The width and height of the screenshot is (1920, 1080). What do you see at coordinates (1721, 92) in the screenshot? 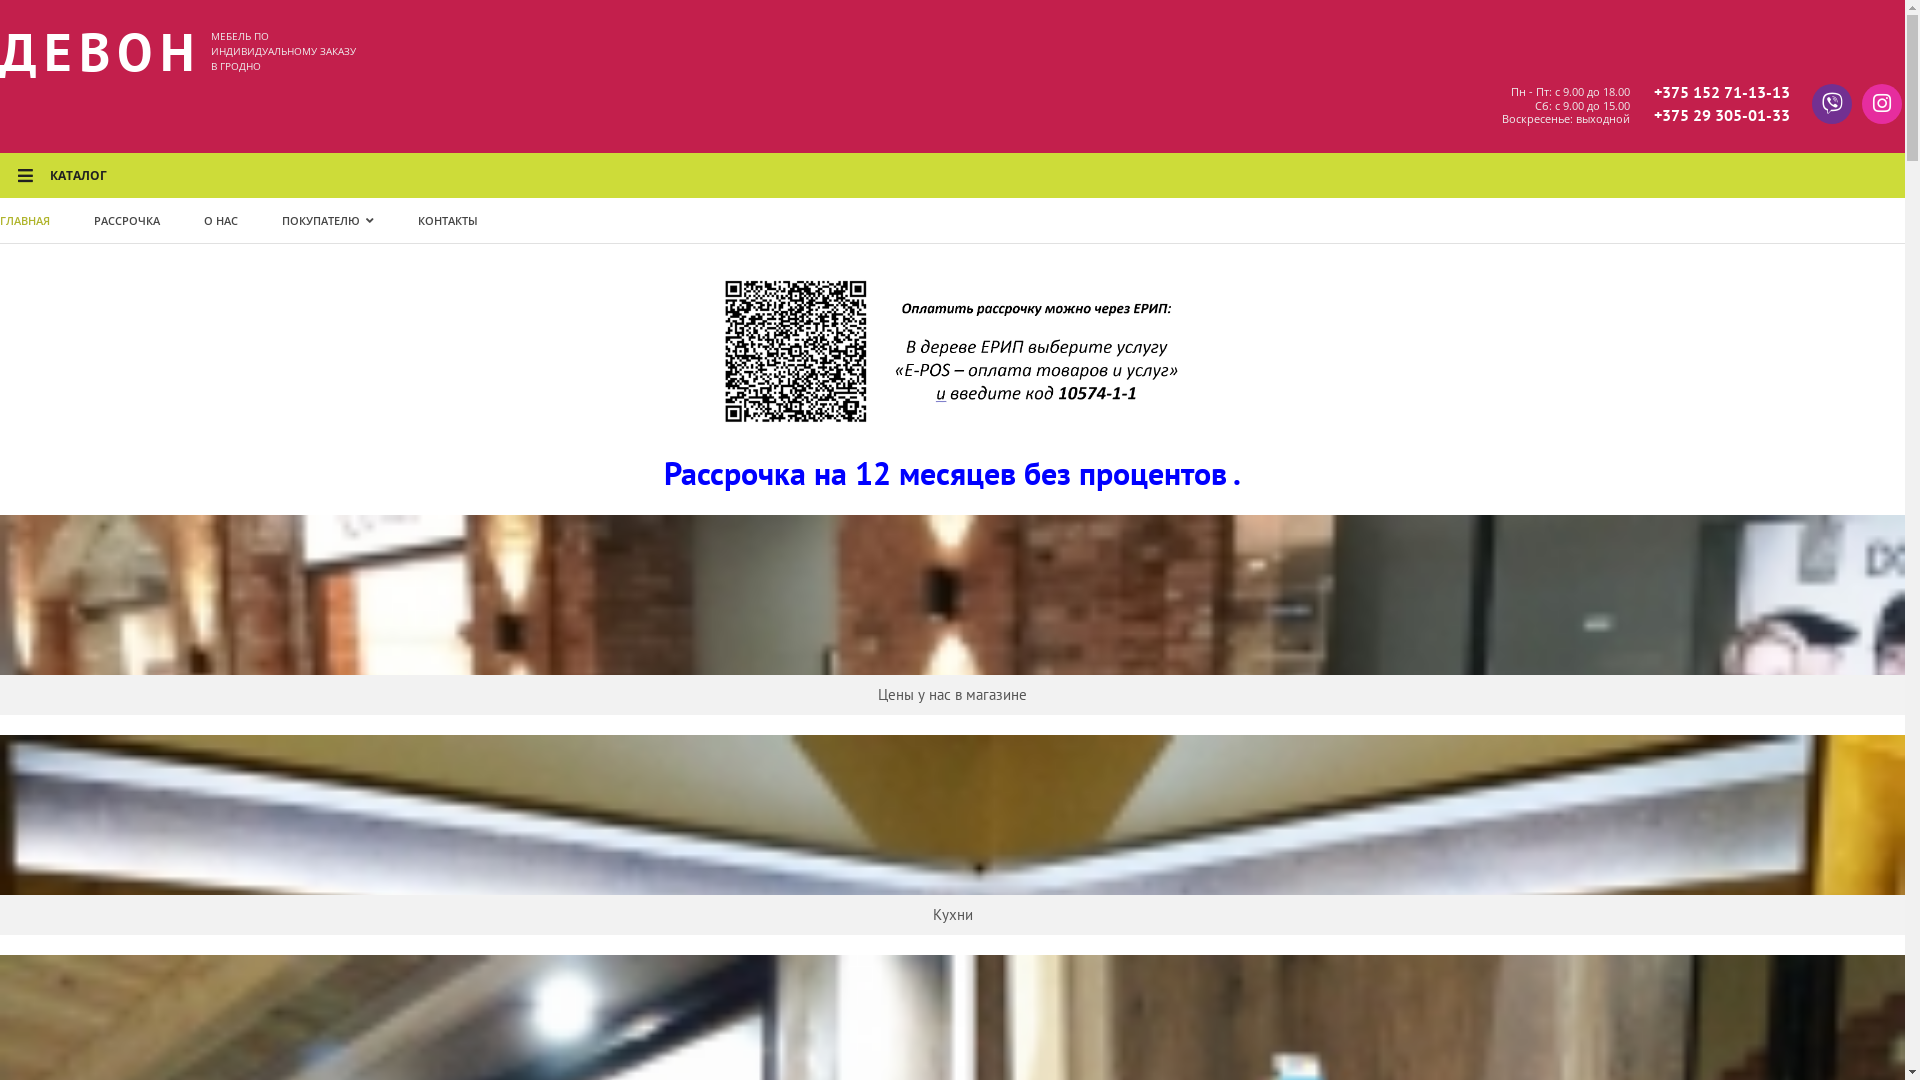
I see `'+375 152 71-13-13'` at bounding box center [1721, 92].